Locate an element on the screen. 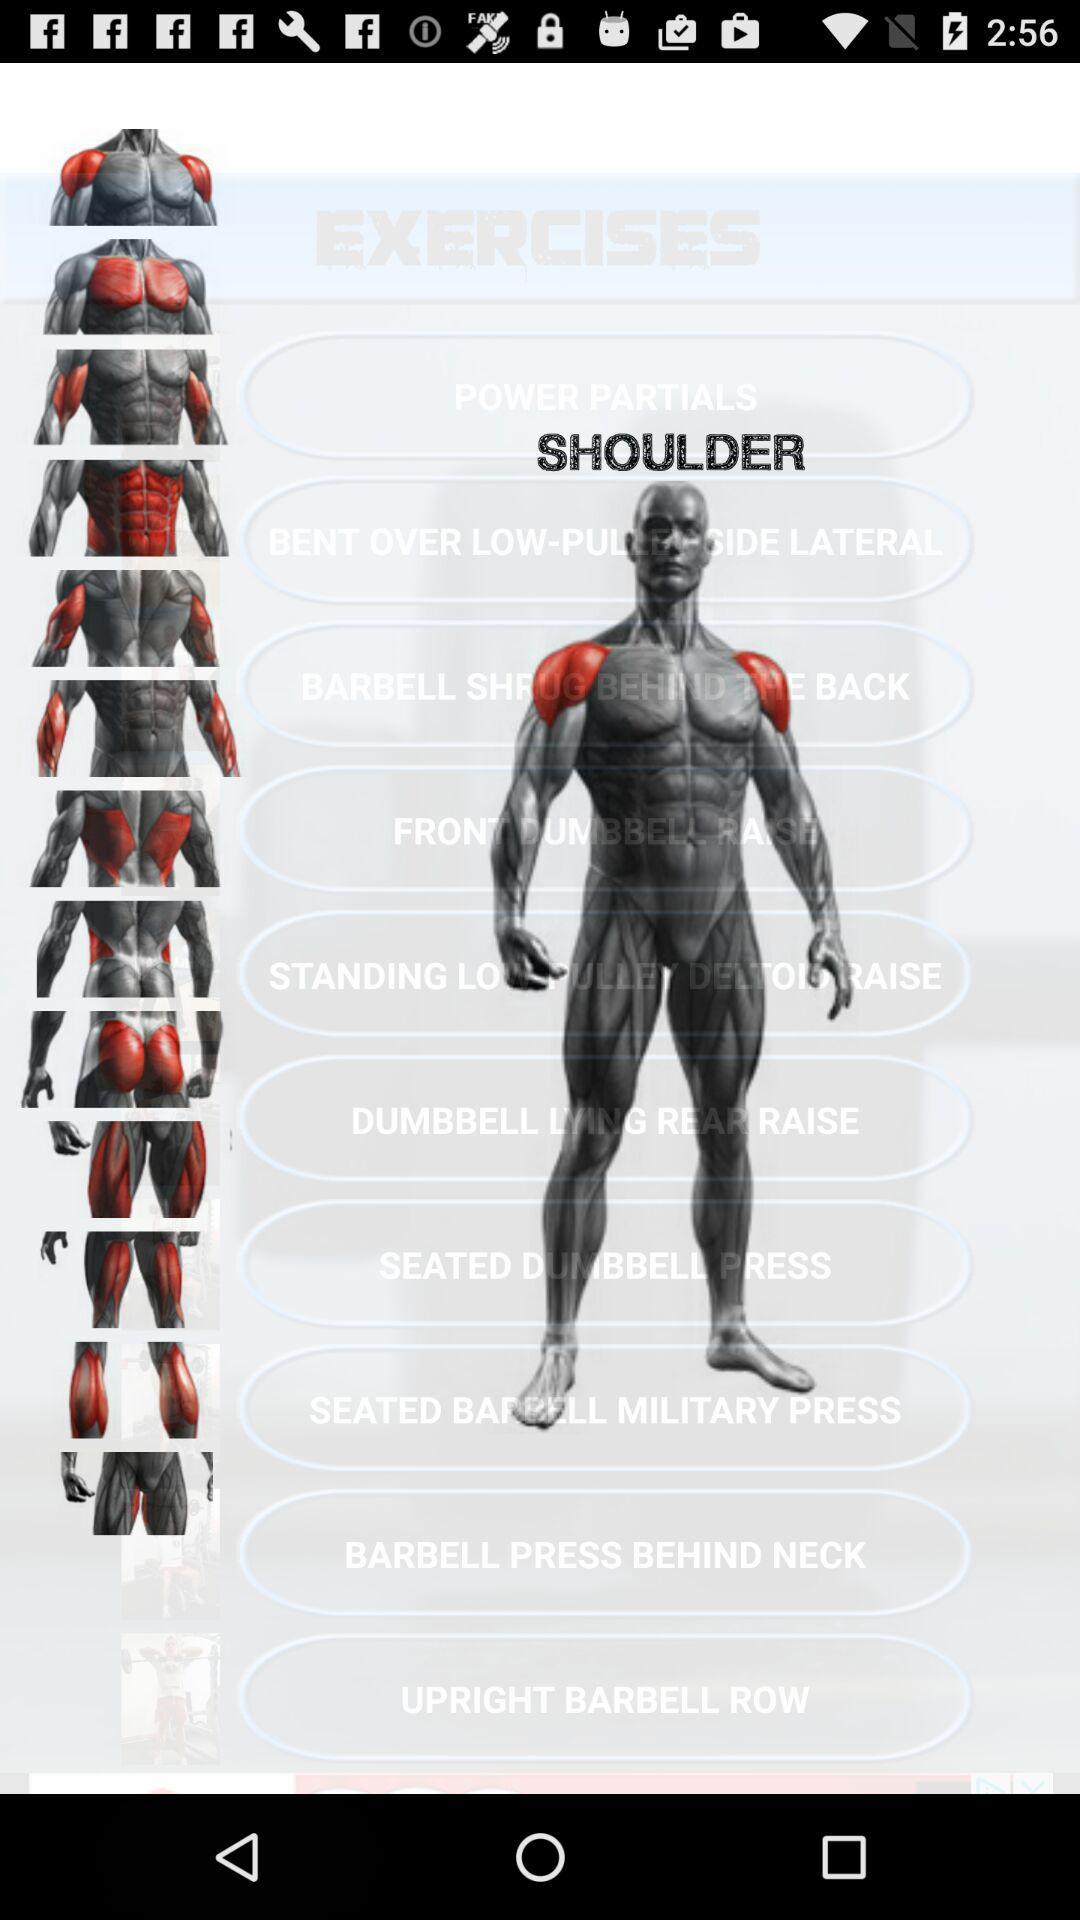  this muscle group is located at coordinates (131, 279).